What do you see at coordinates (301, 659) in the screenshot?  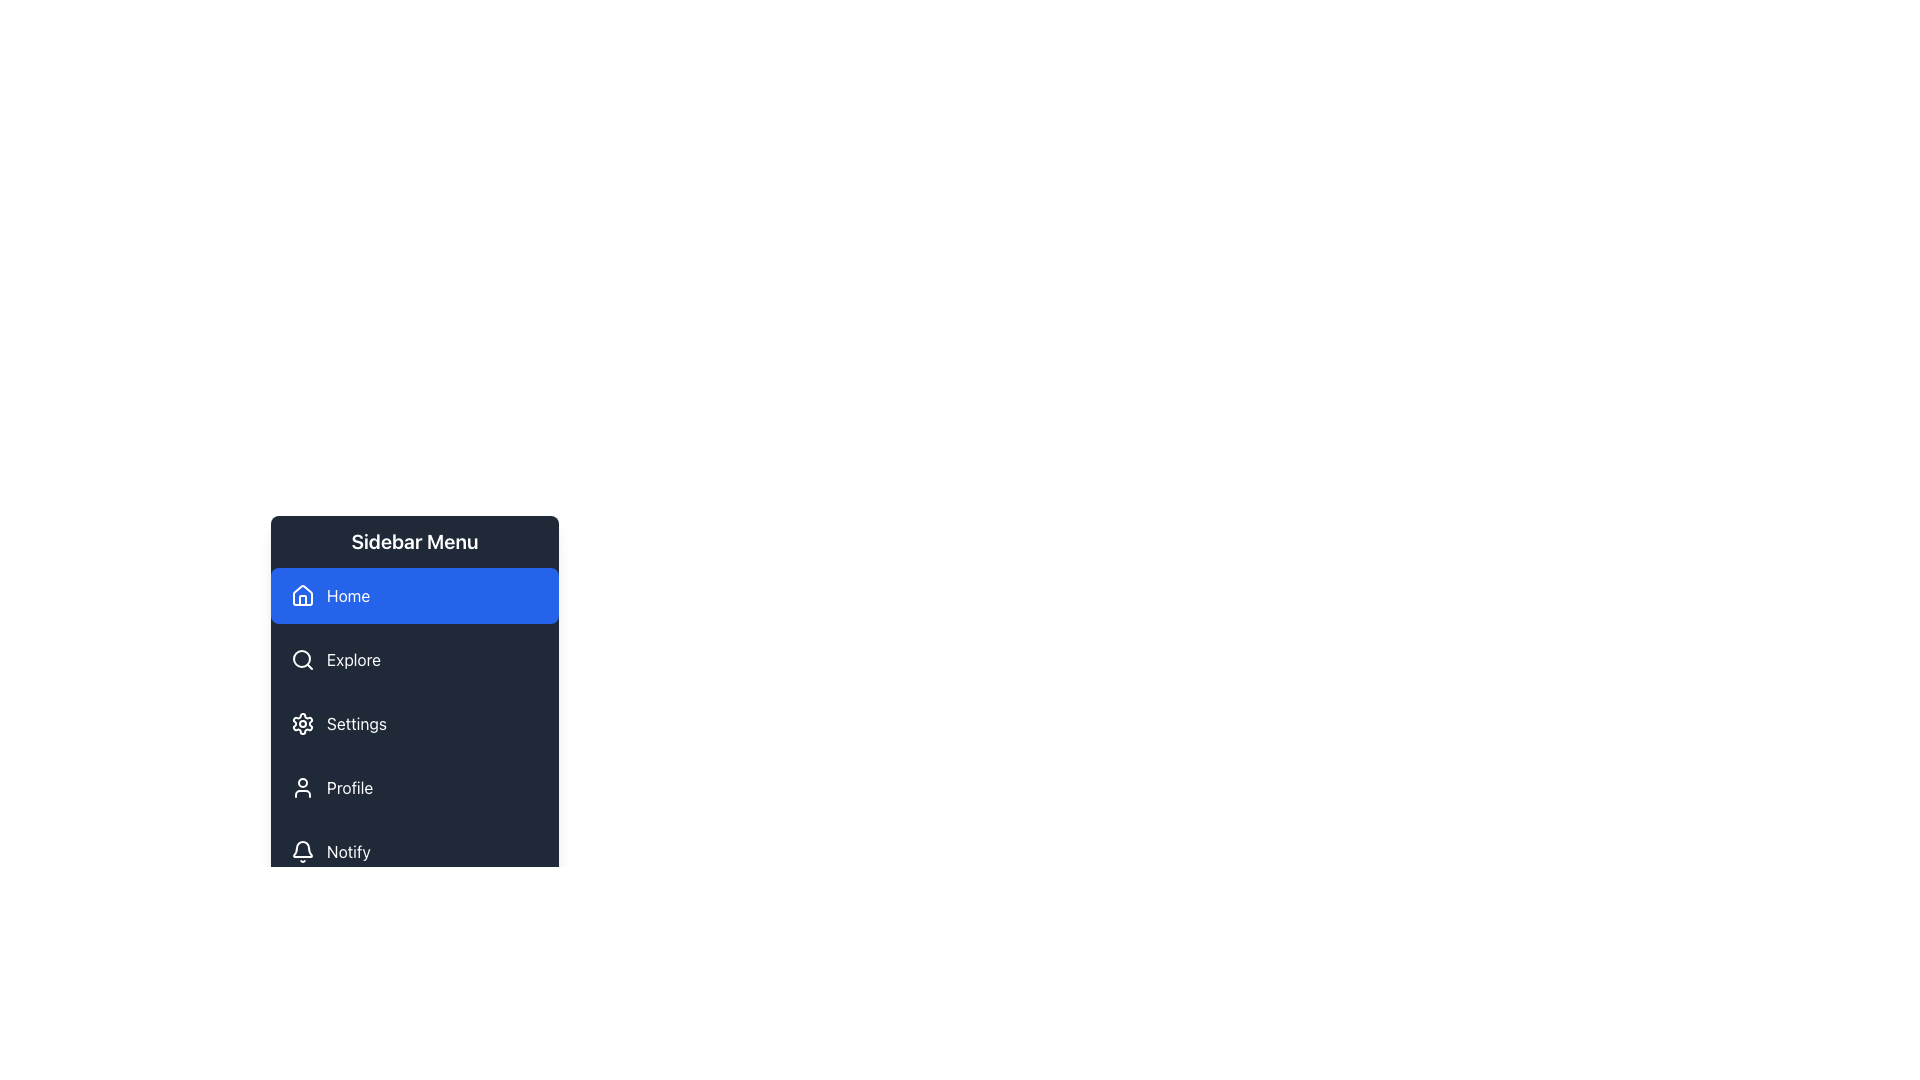 I see `the Search Icon located to the left of the 'Explore' text in the sidebar menu` at bounding box center [301, 659].